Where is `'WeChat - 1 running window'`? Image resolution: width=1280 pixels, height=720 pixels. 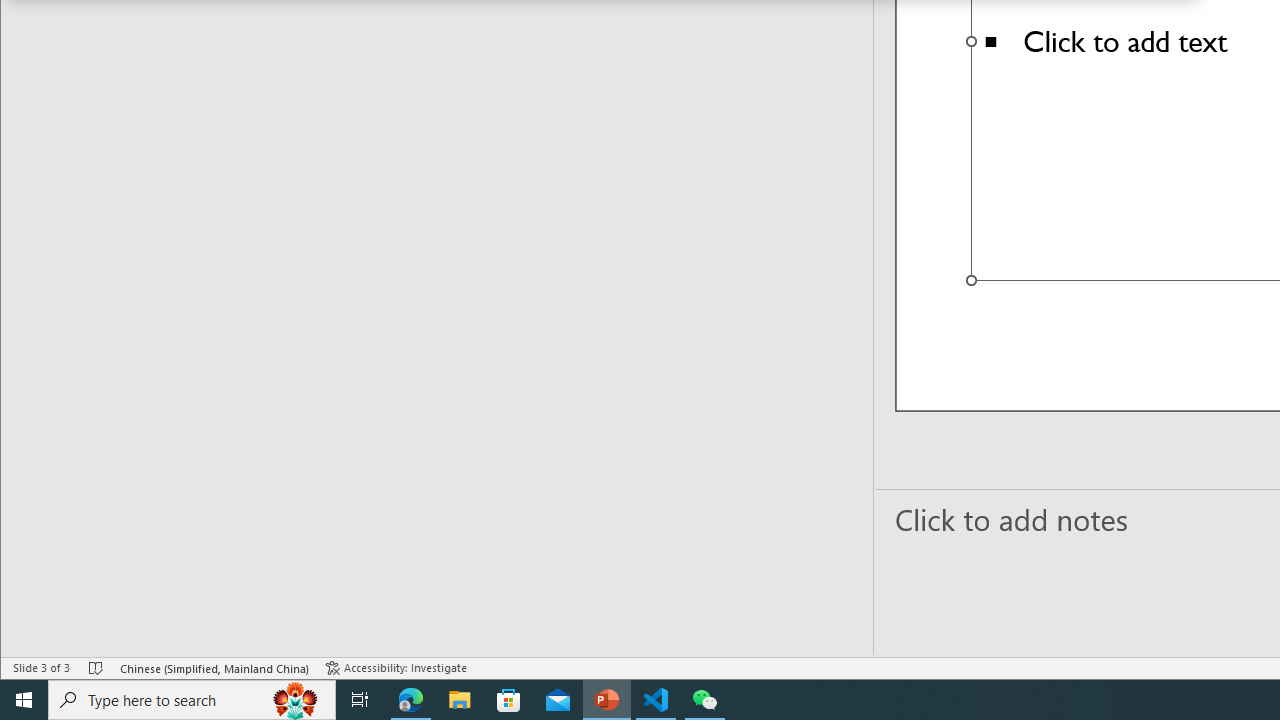 'WeChat - 1 running window' is located at coordinates (705, 698).